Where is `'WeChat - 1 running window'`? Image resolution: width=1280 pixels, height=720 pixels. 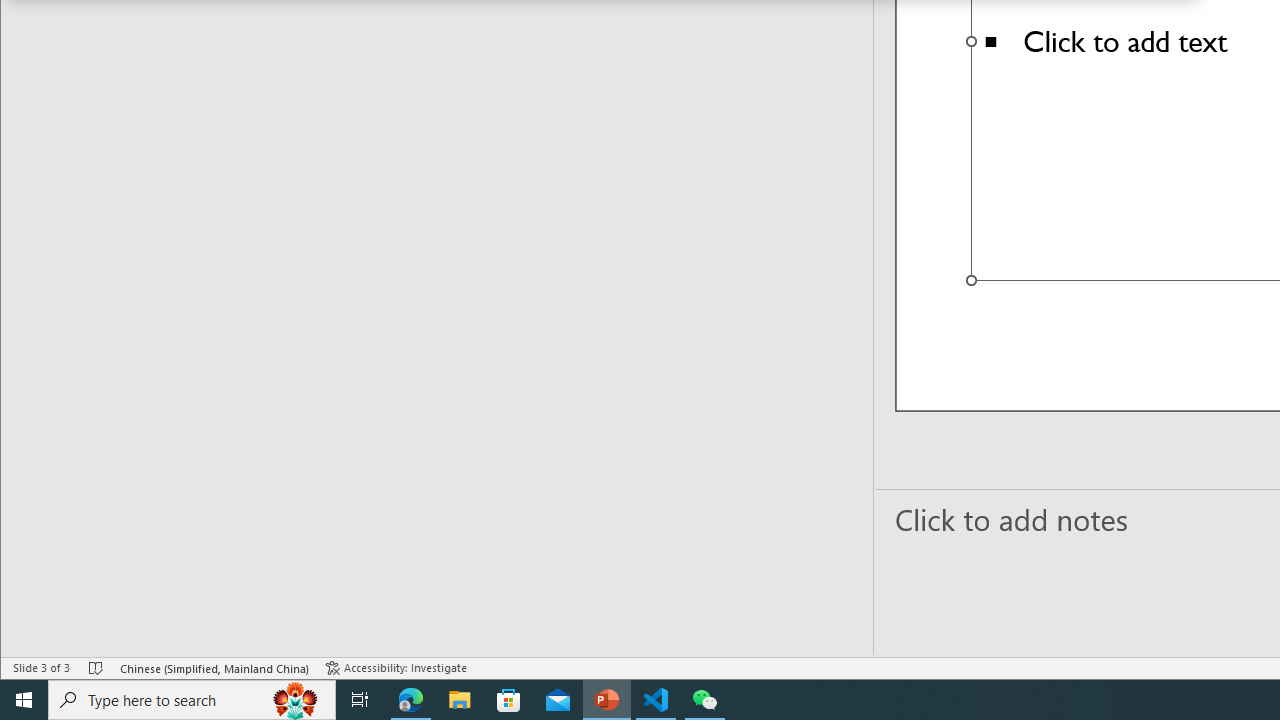 'WeChat - 1 running window' is located at coordinates (705, 698).